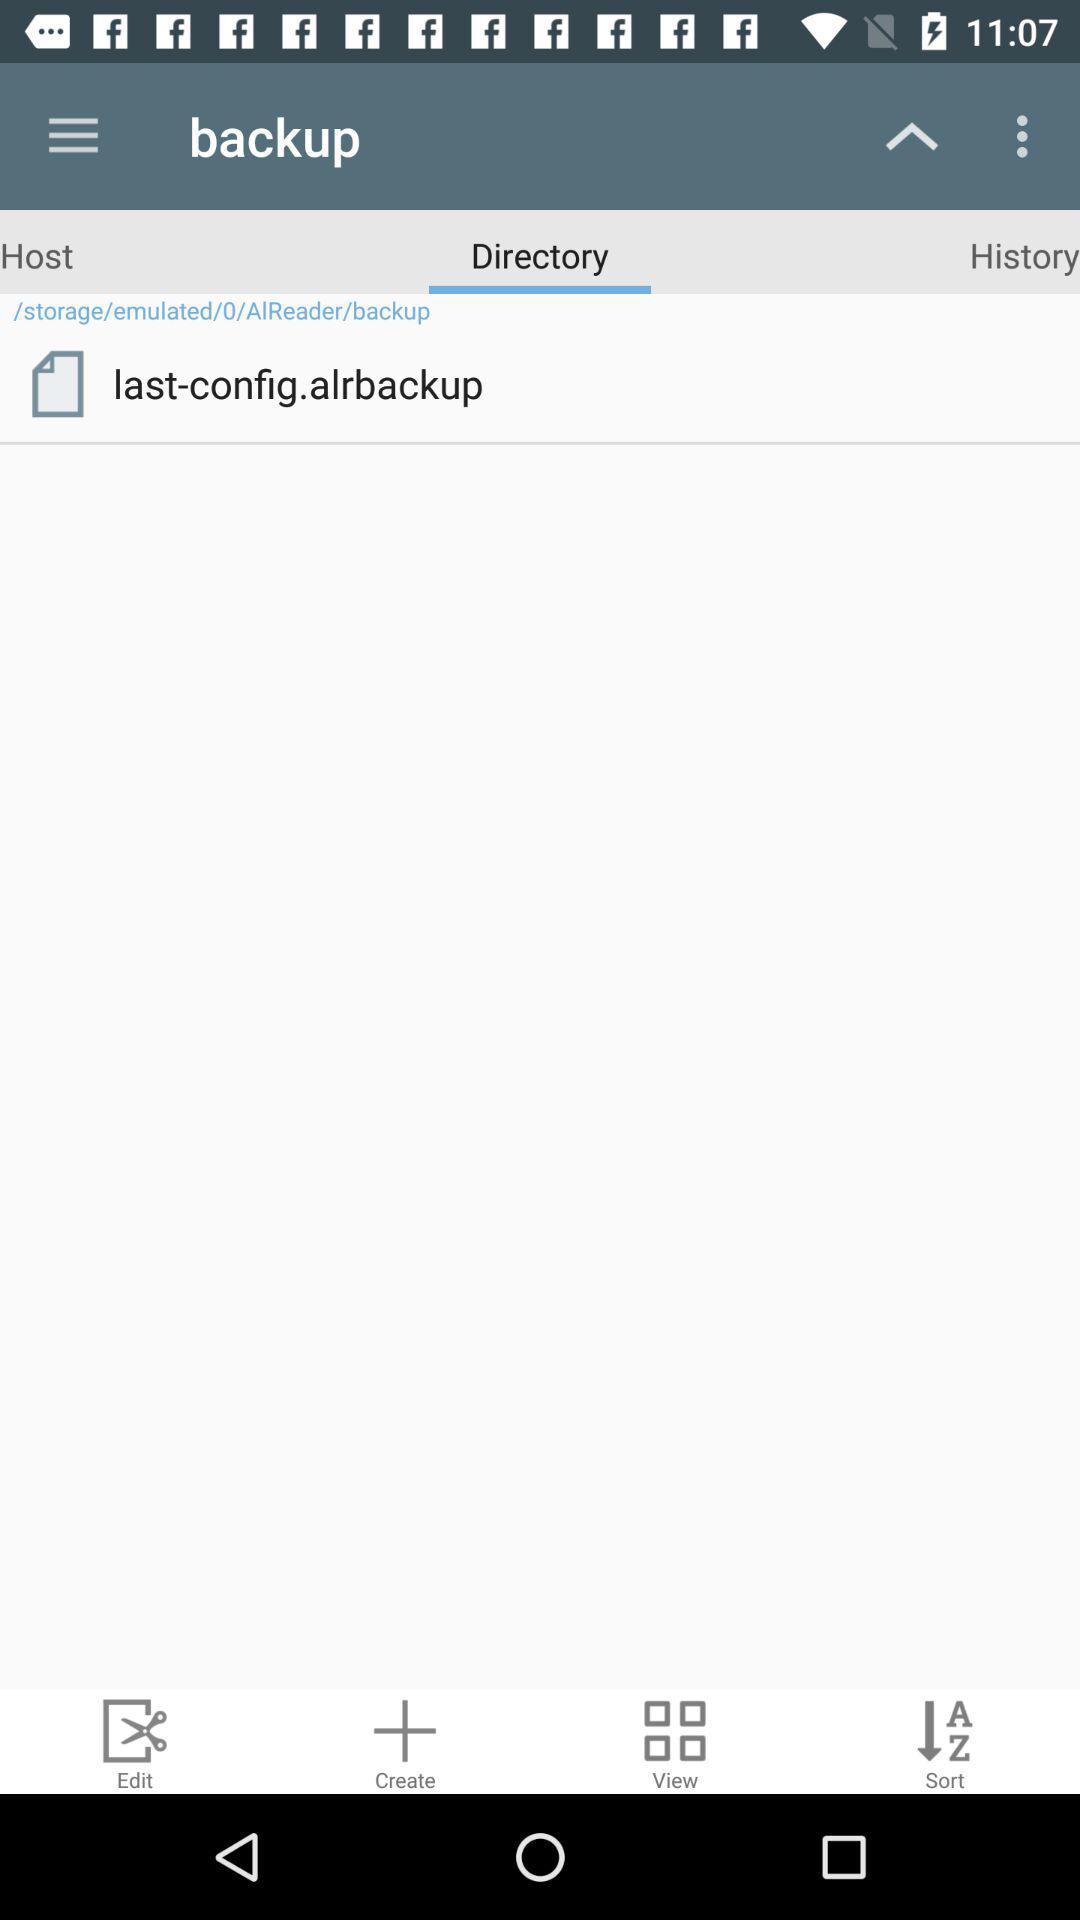 This screenshot has height=1920, width=1080. Describe the element at coordinates (1024, 253) in the screenshot. I see `the history item` at that location.